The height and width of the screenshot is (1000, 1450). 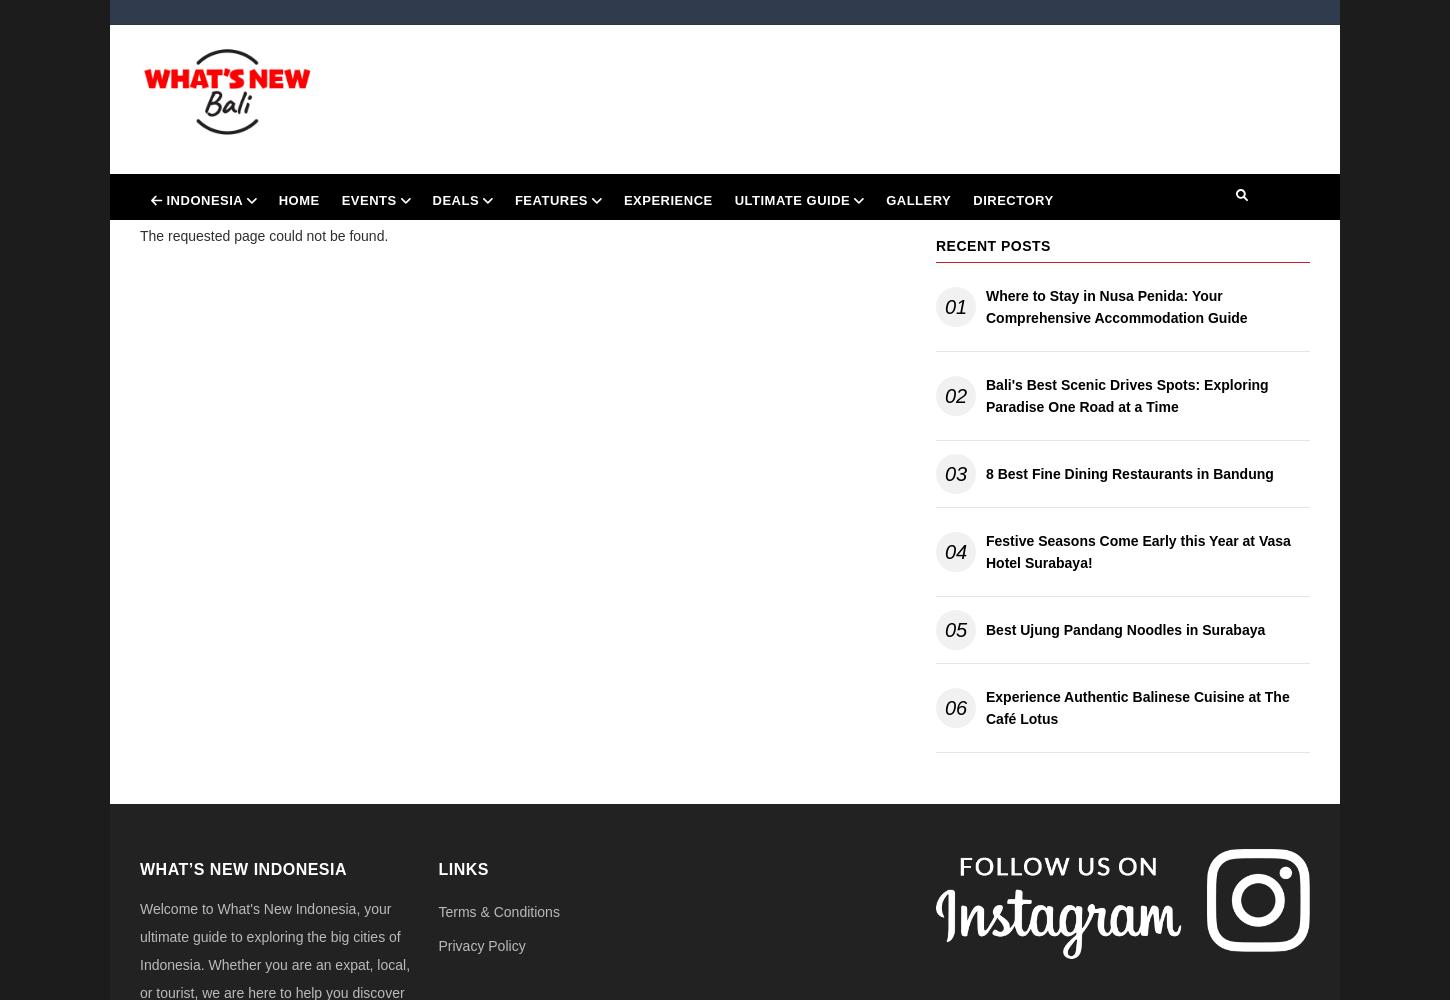 What do you see at coordinates (504, 383) in the screenshot?
I see `'Health & Wellness'` at bounding box center [504, 383].